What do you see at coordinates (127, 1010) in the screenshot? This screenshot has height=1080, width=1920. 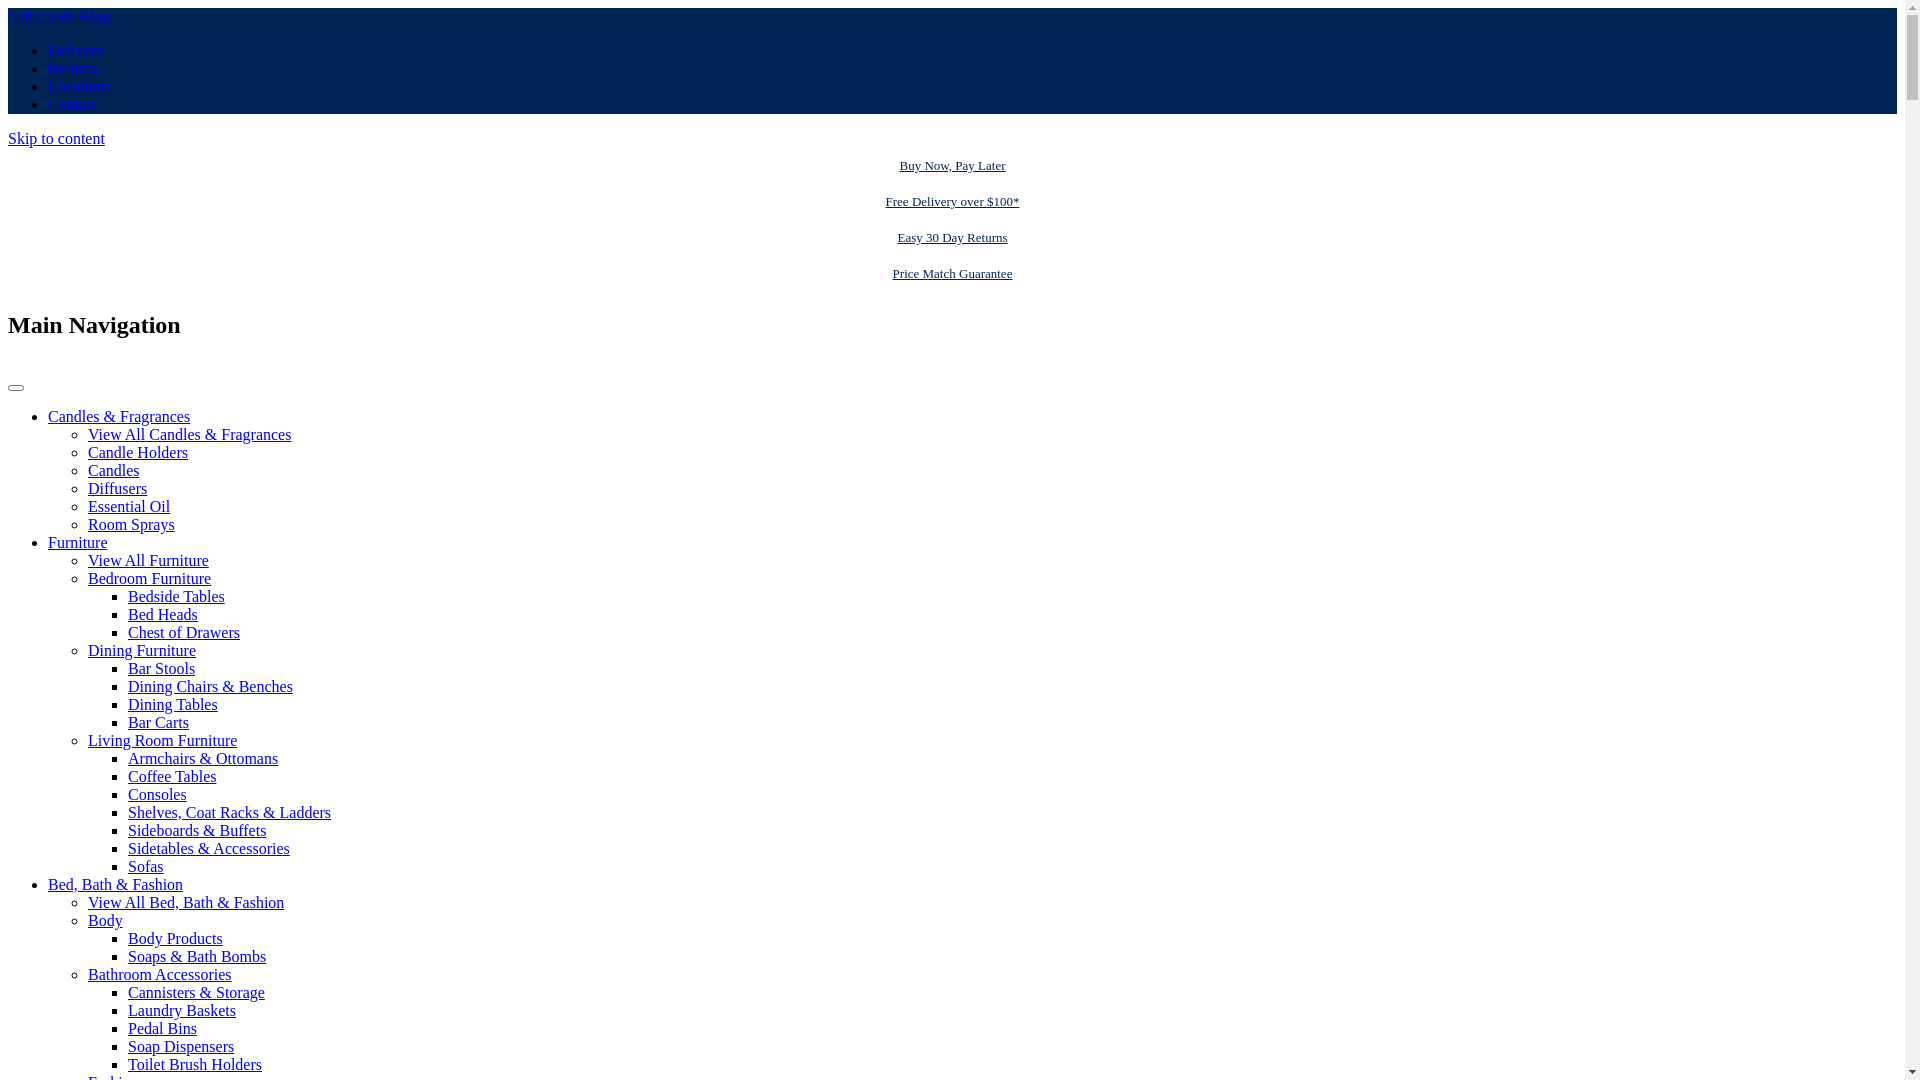 I see `'Laundry Baskets'` at bounding box center [127, 1010].